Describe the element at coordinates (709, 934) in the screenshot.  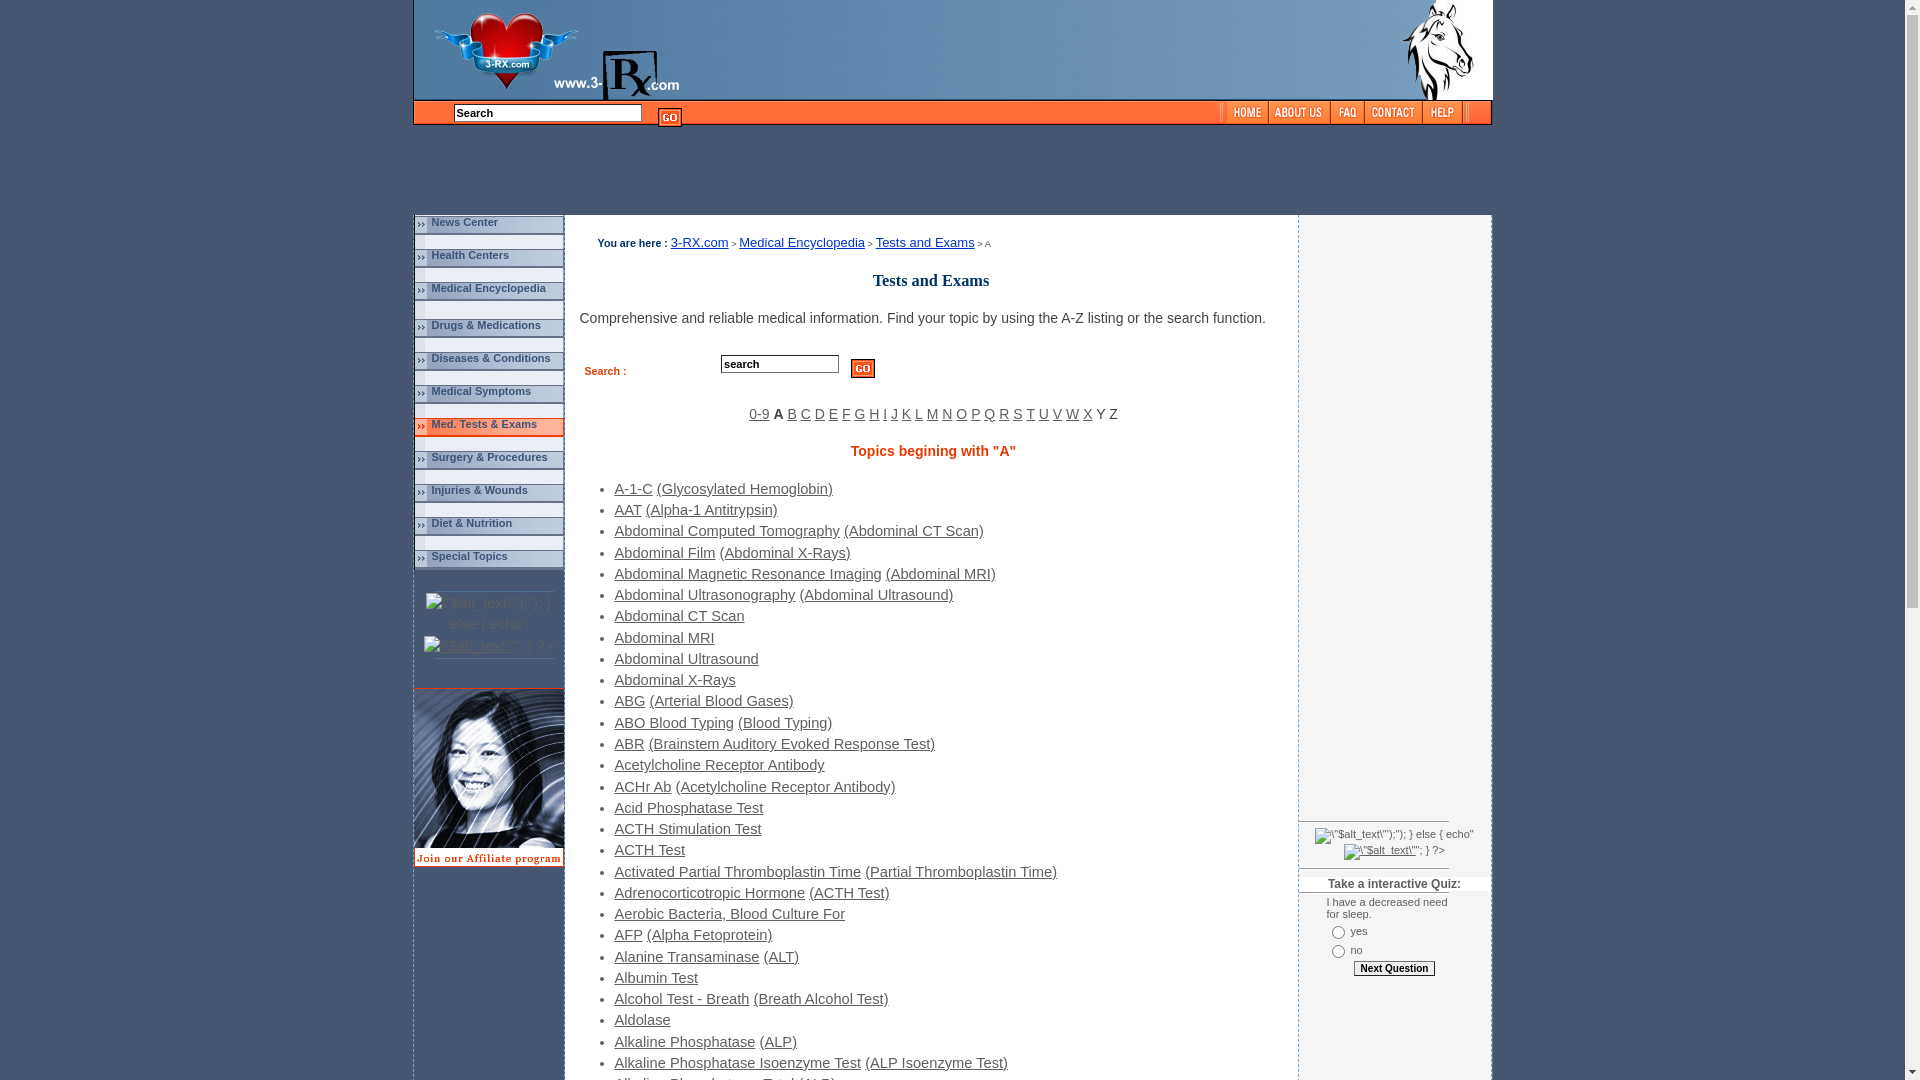
I see `'(Alpha Fetoprotein)'` at that location.